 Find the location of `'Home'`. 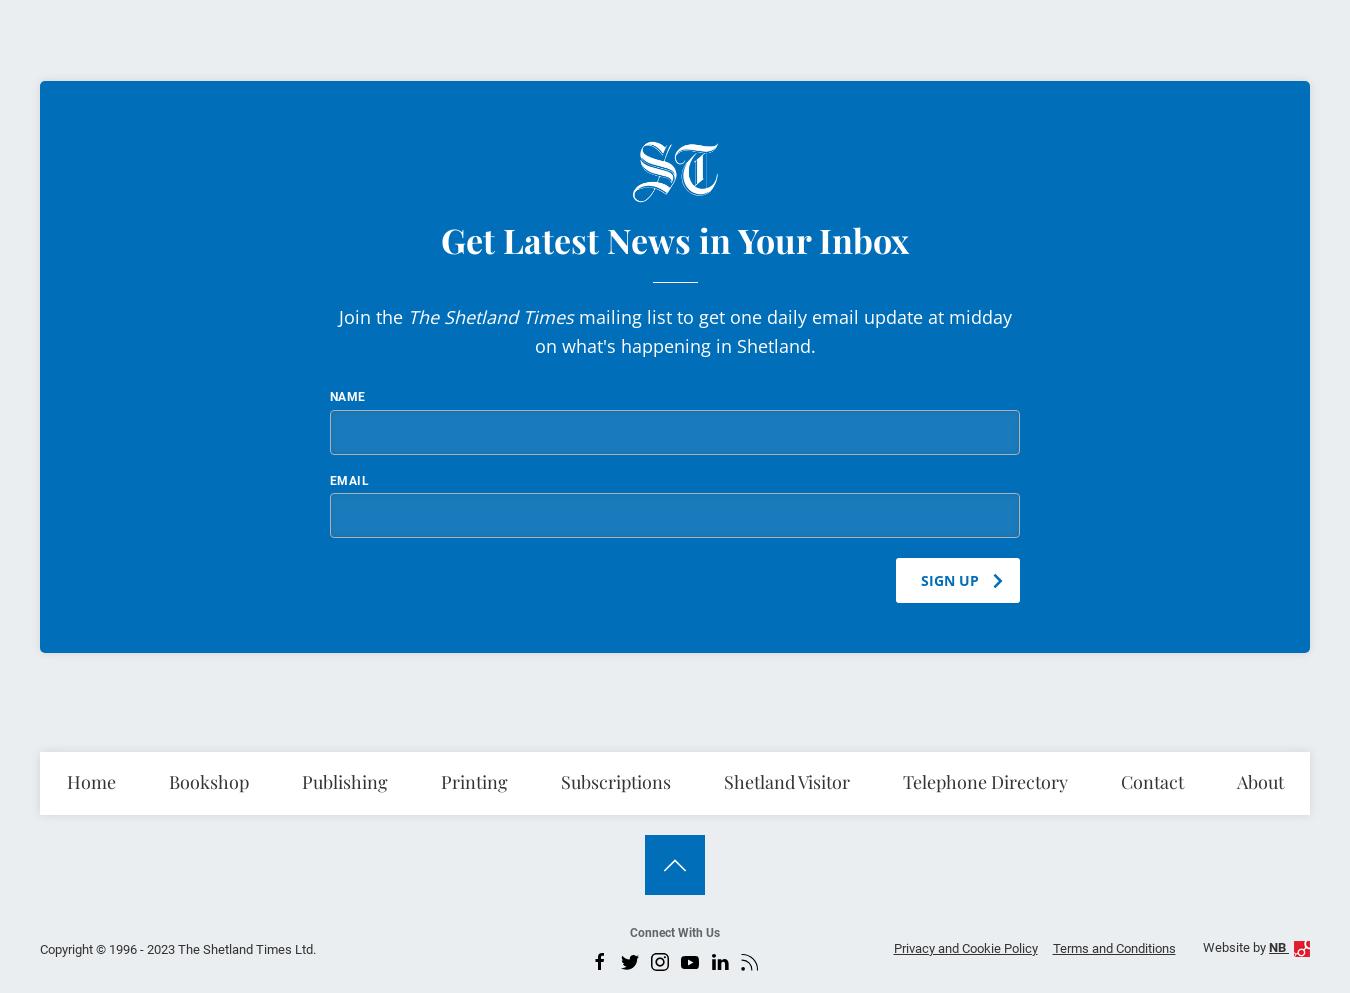

'Home' is located at coordinates (89, 780).